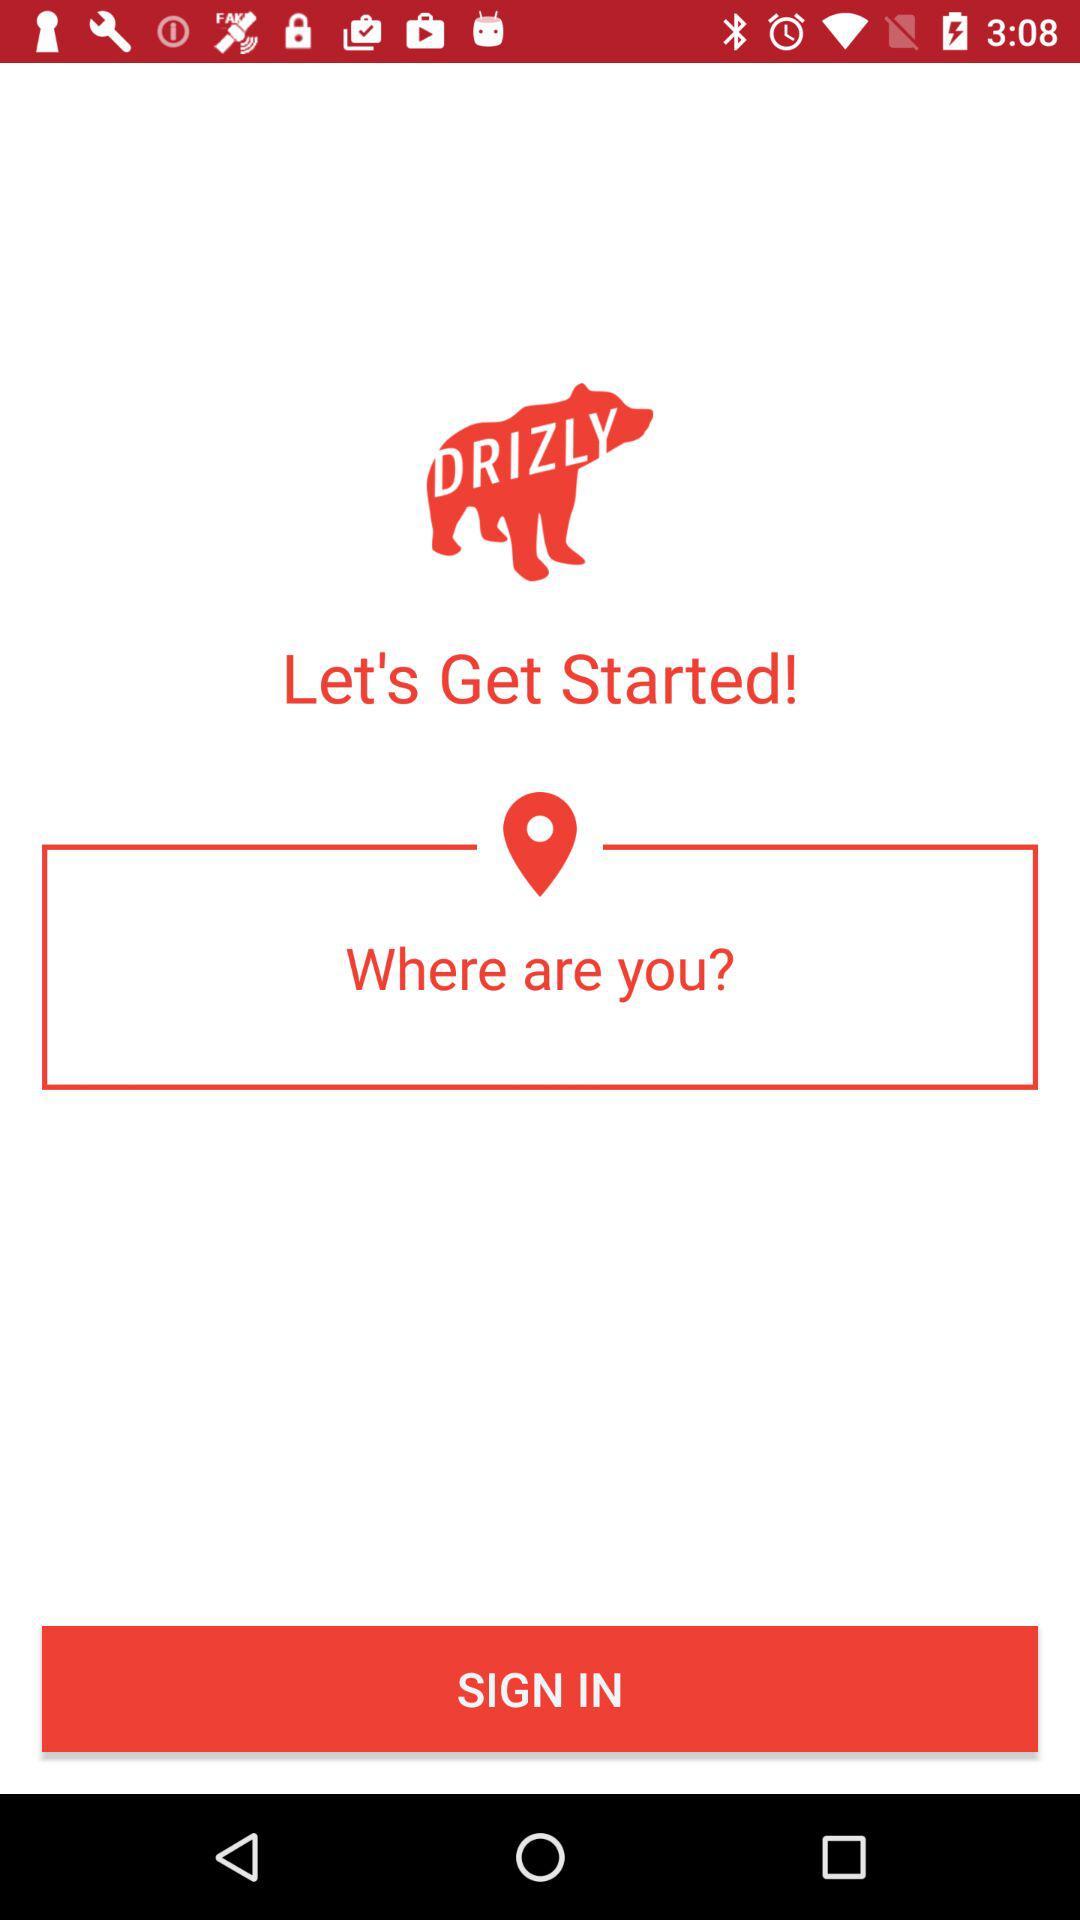  I want to click on the sign in icon, so click(540, 1688).